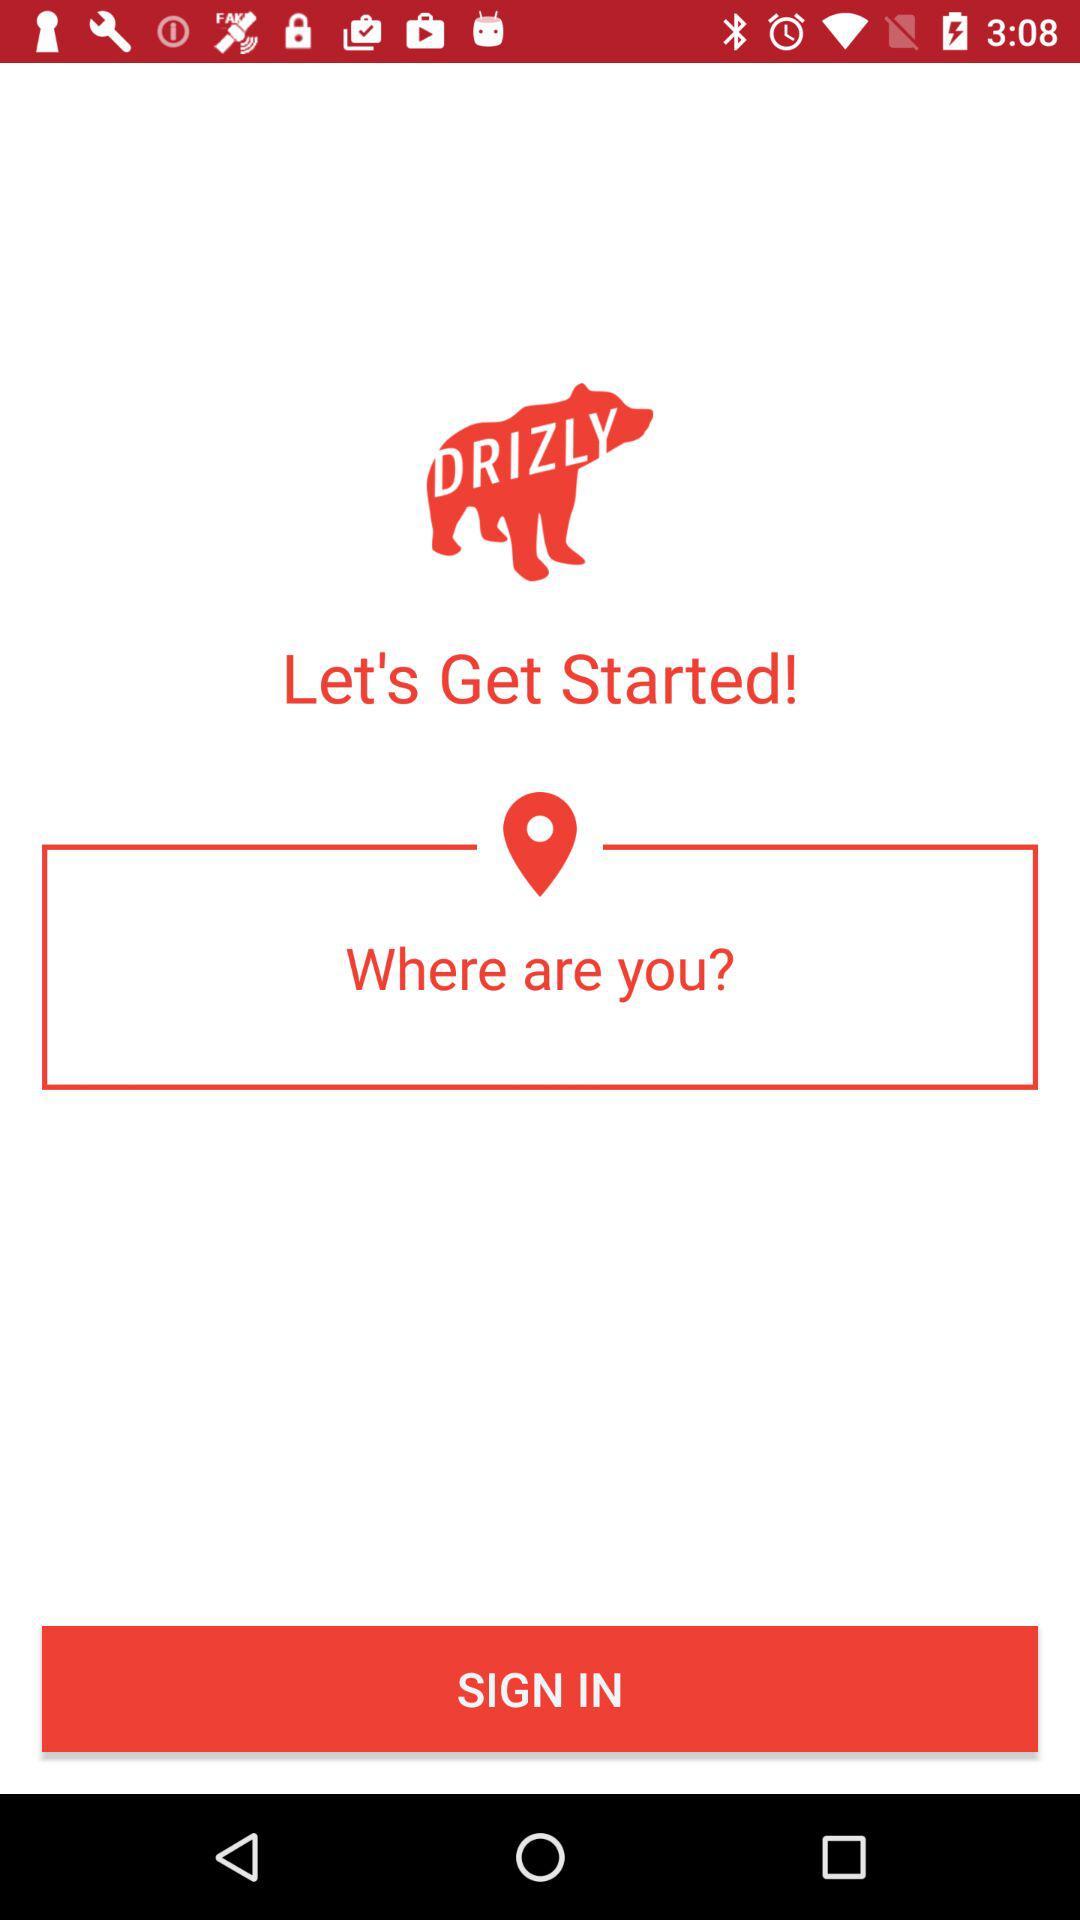  I want to click on the sign in icon, so click(540, 1688).